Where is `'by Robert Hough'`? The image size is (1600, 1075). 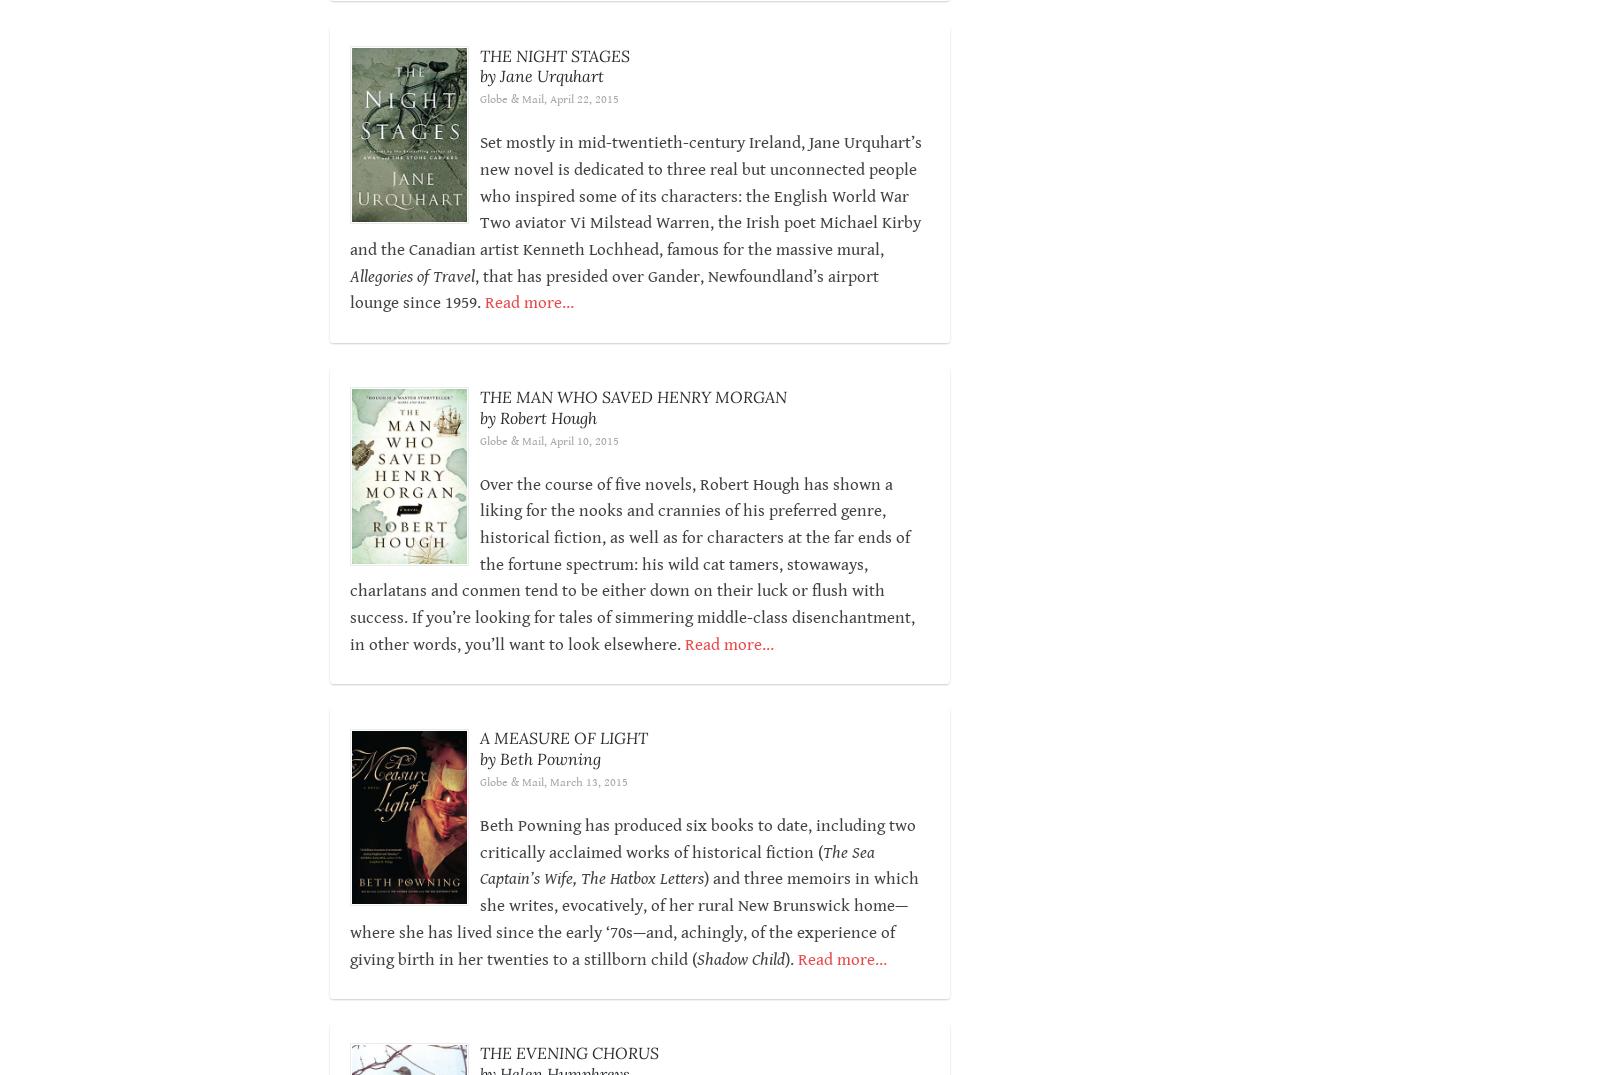
'by Robert Hough' is located at coordinates (536, 415).